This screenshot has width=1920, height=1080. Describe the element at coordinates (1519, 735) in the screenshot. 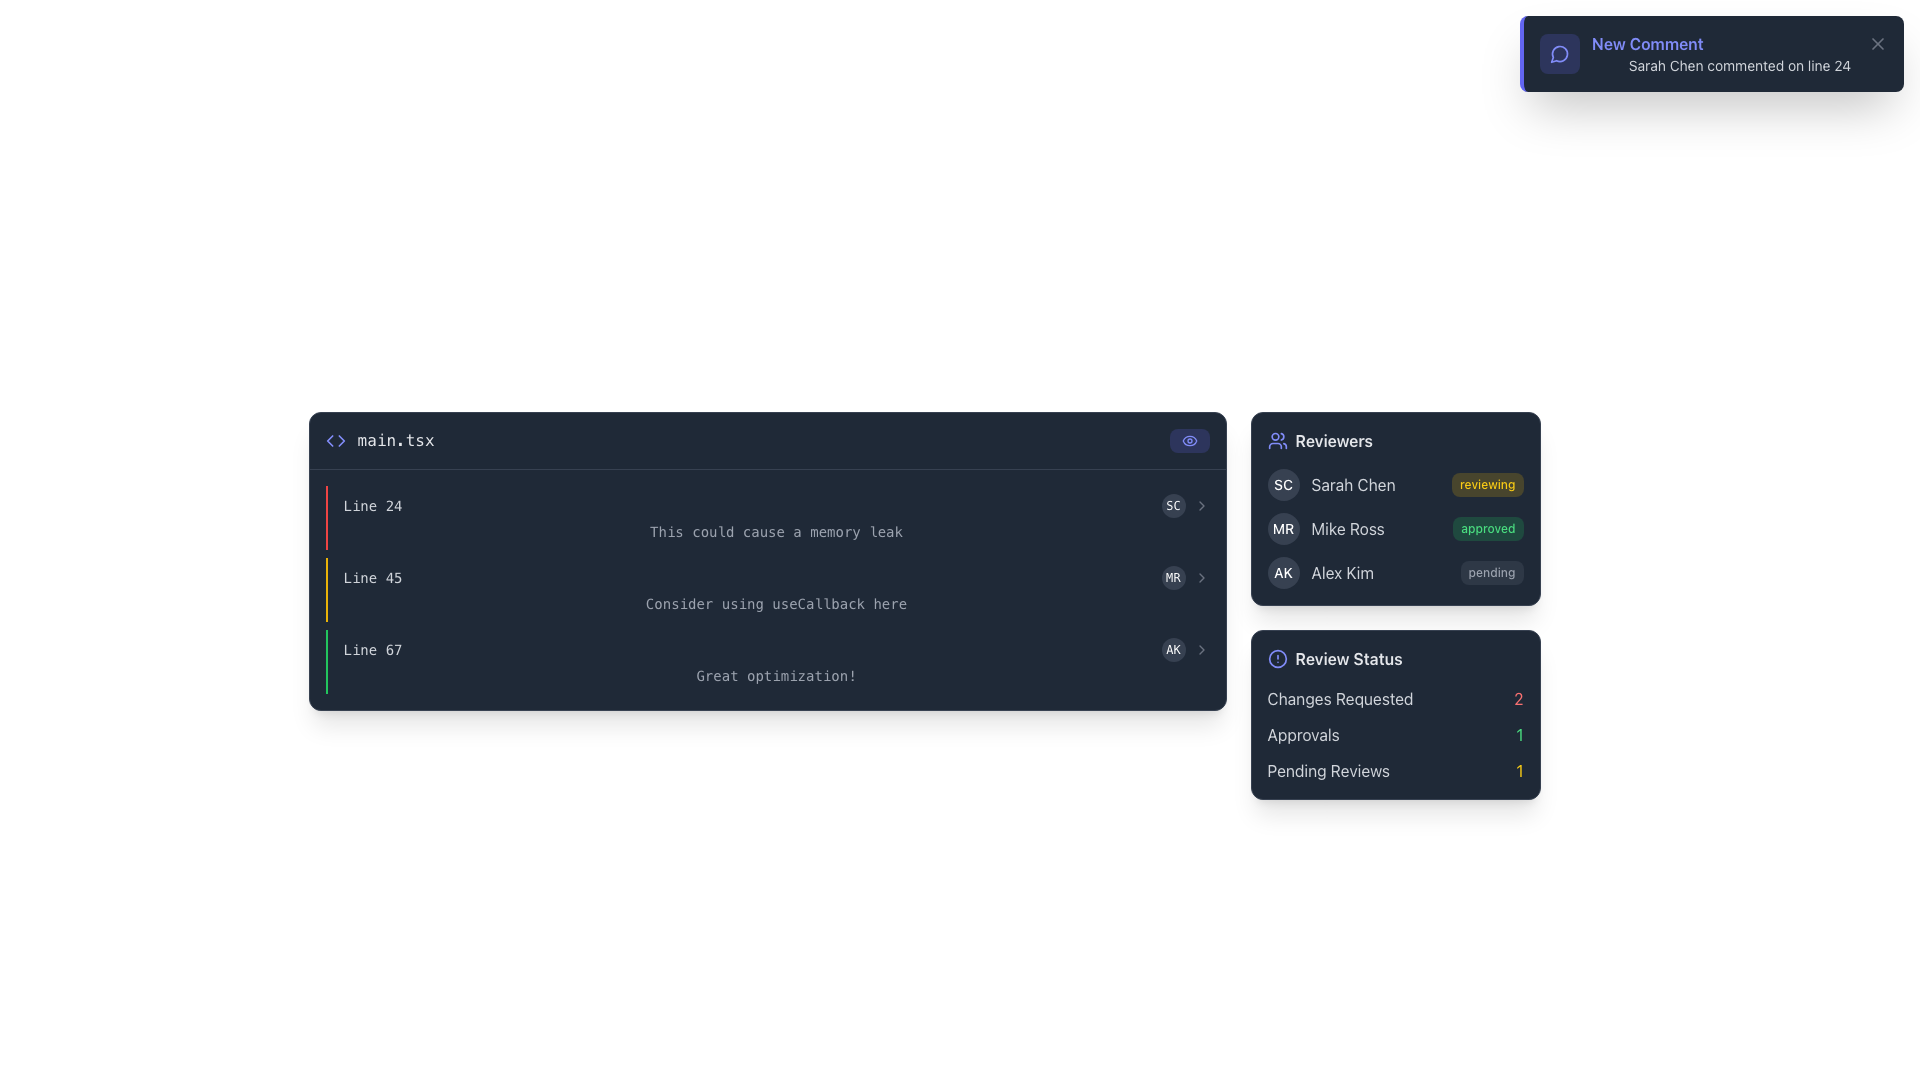

I see `the Text label that indicates the count or status associated with the 'Approvals' label, located in the 'Review Status' section, specifically to the right of the label 'Approvals'` at that location.